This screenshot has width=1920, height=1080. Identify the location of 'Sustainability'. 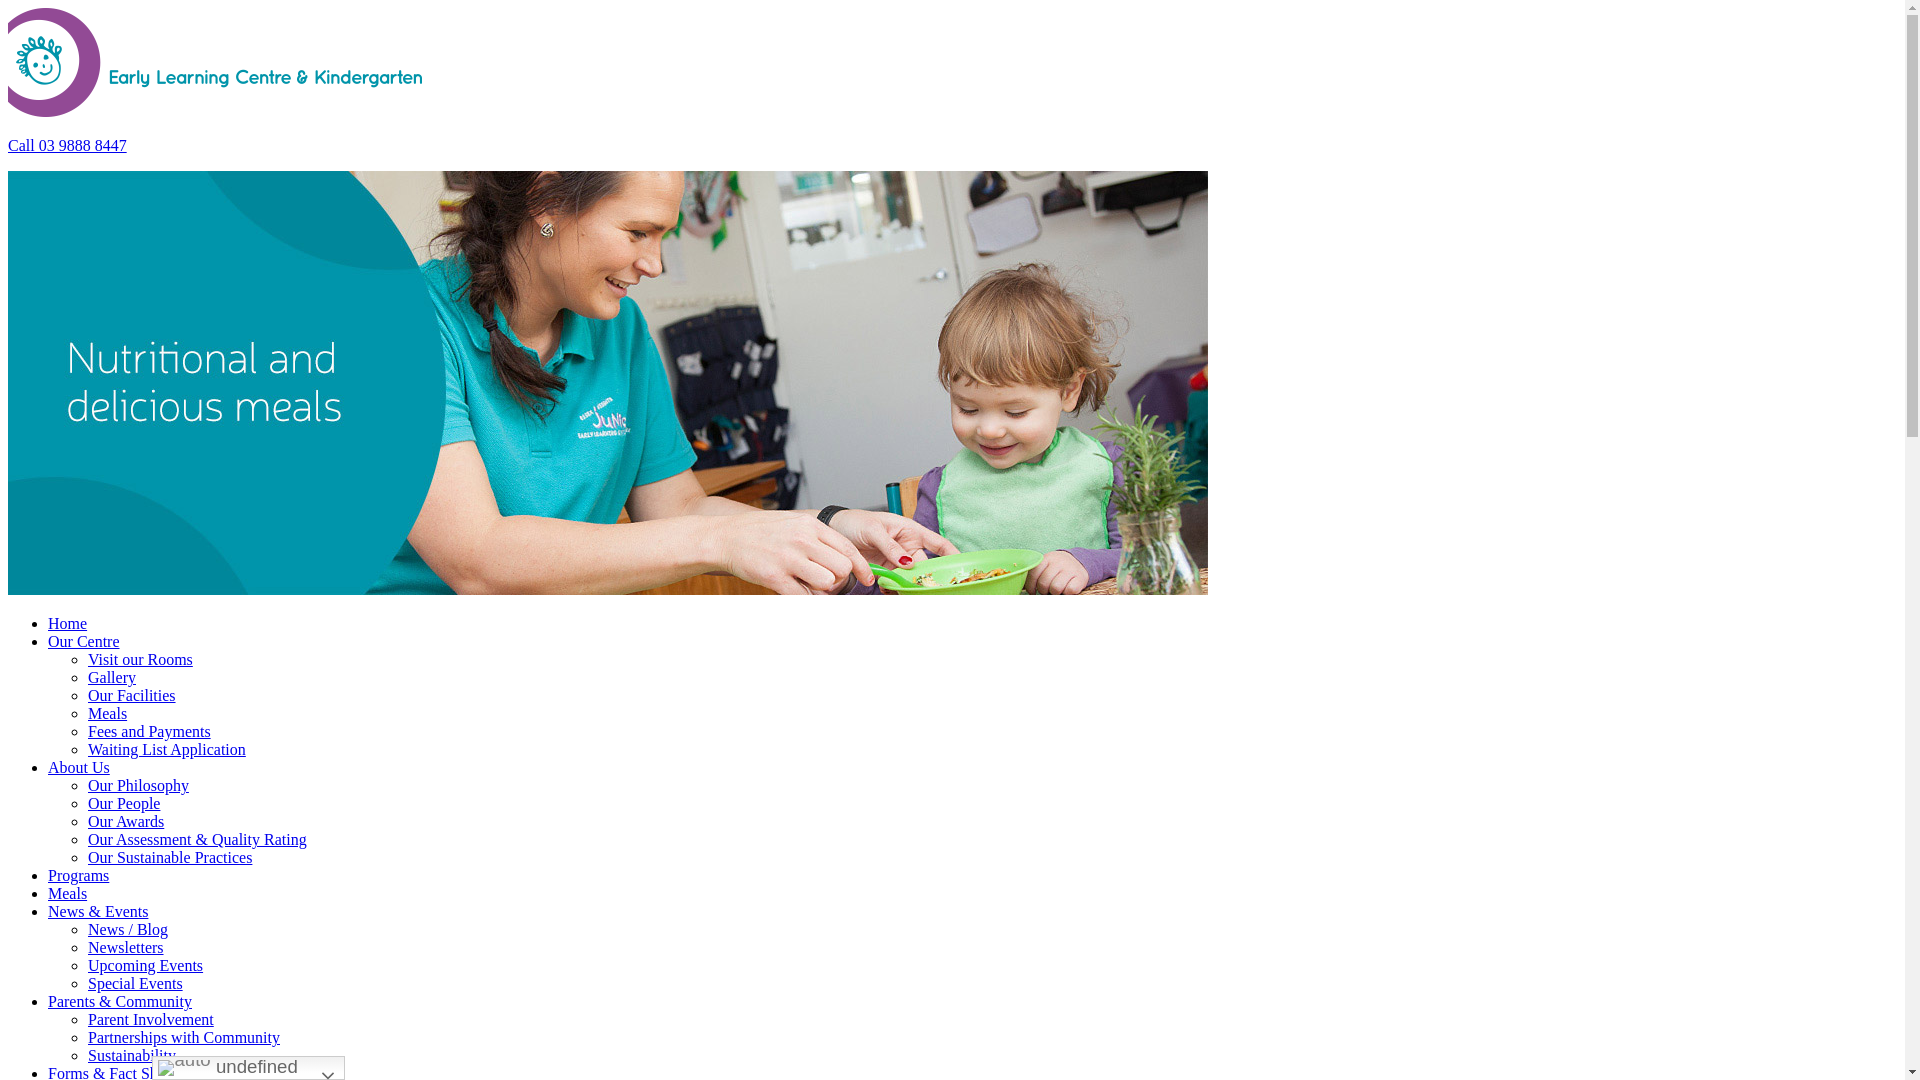
(130, 1054).